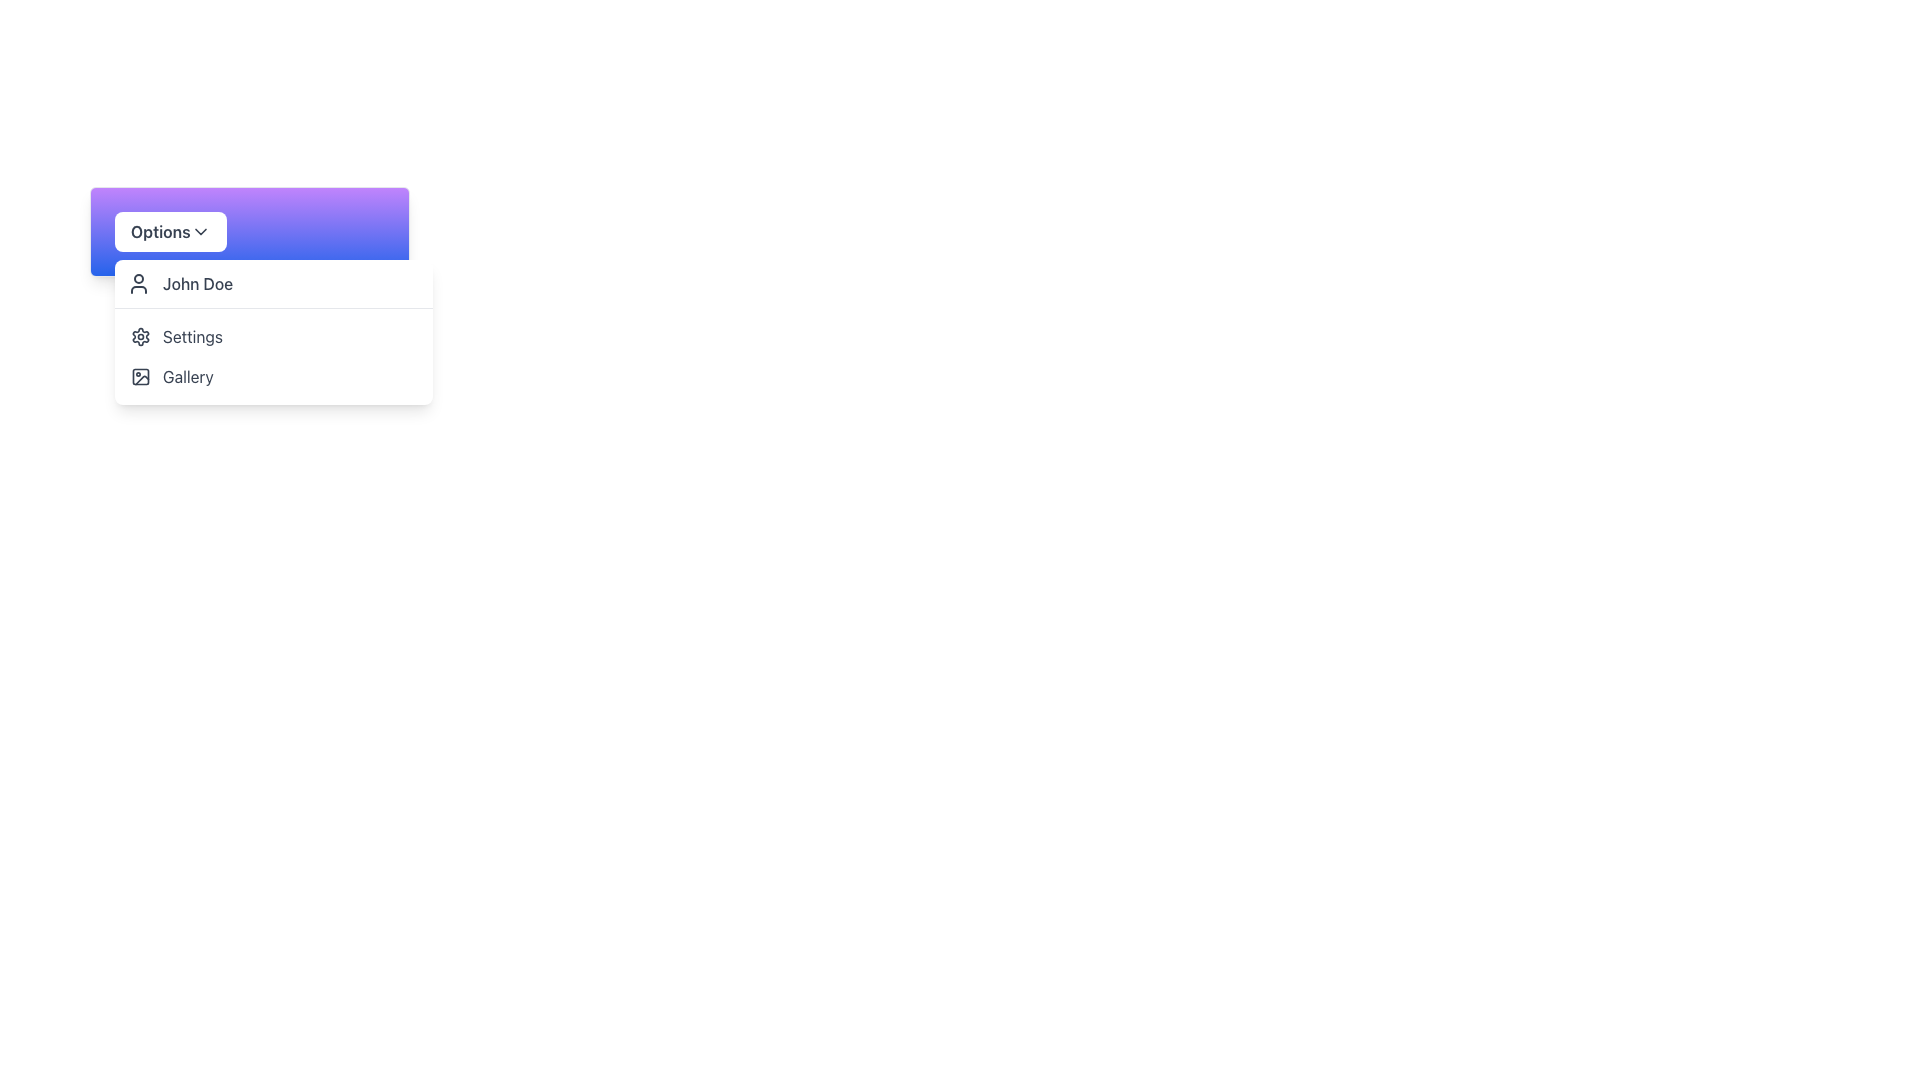 This screenshot has height=1080, width=1920. What do you see at coordinates (198, 284) in the screenshot?
I see `the first text-based item in the dropdown menu under the purple 'Options' button that denotes a user-related entry, likely representing a user's name` at bounding box center [198, 284].